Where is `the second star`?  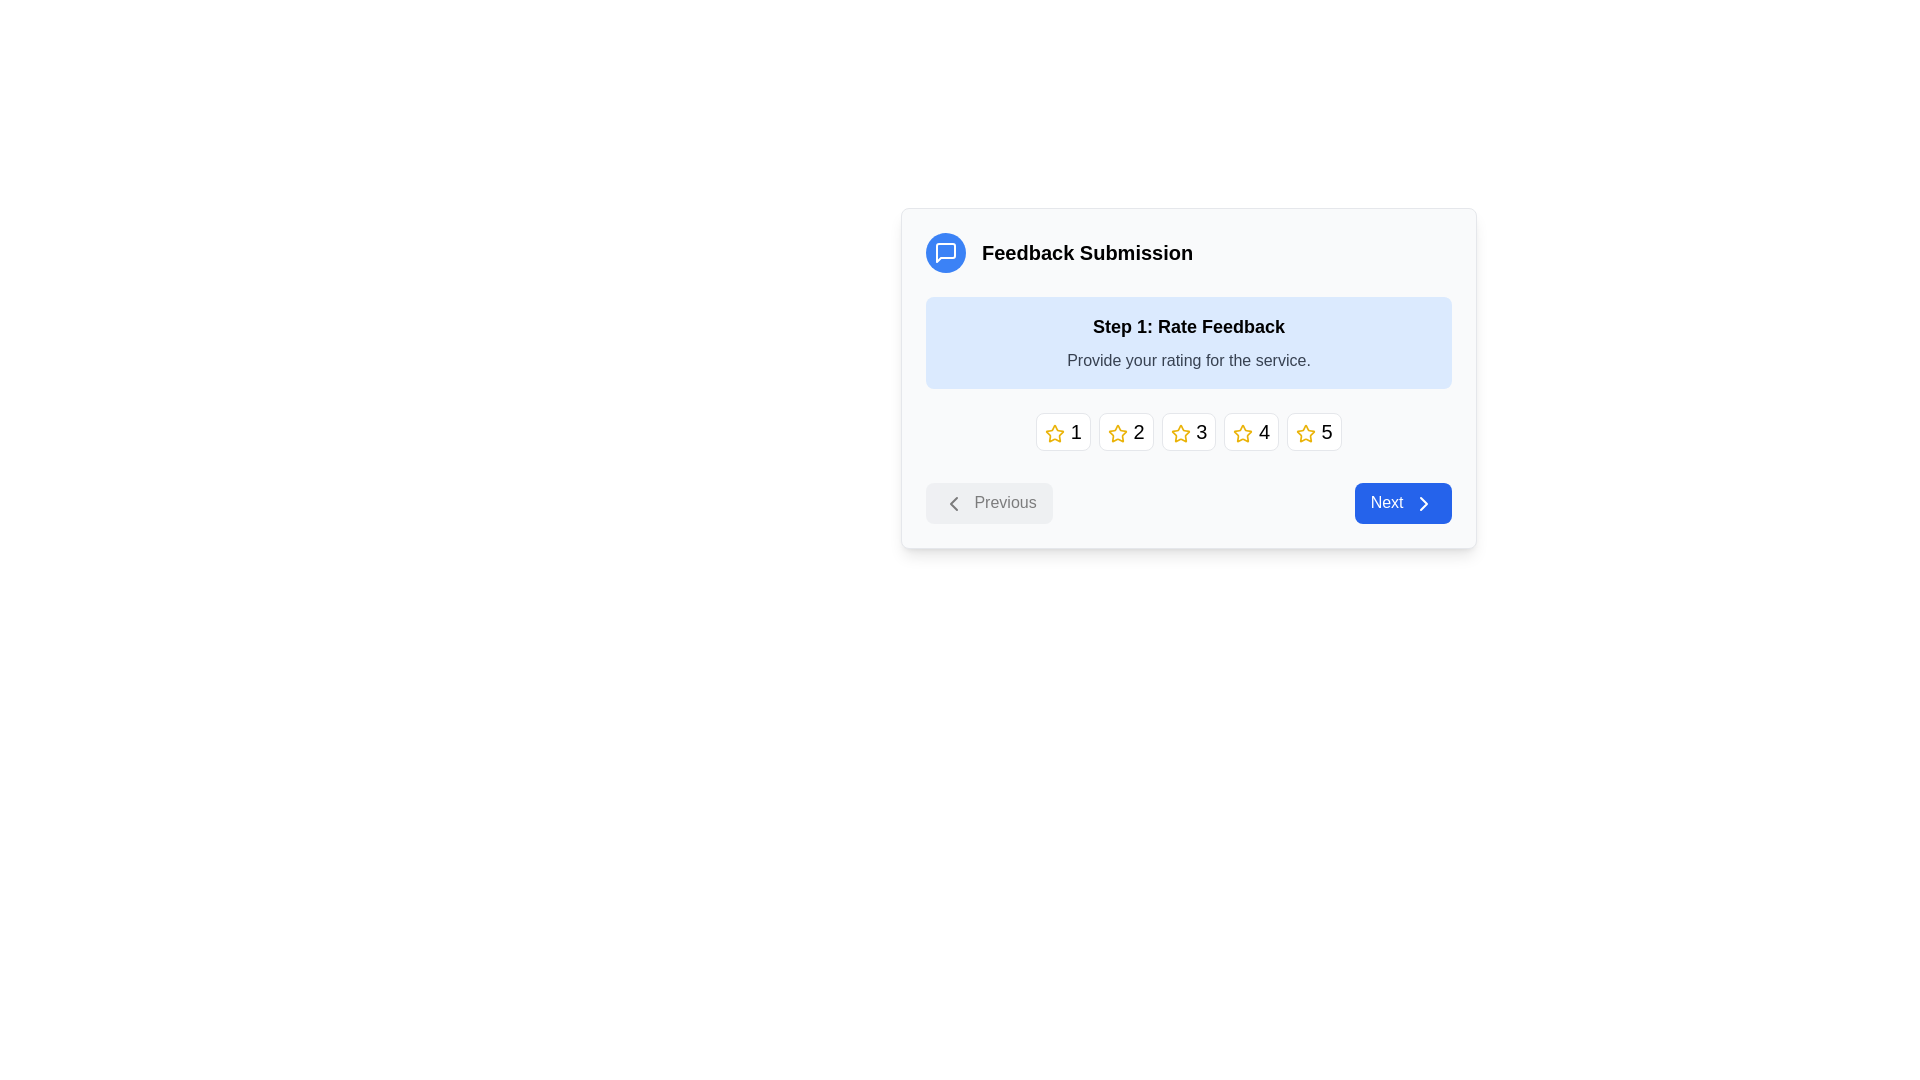
the second star is located at coordinates (1117, 432).